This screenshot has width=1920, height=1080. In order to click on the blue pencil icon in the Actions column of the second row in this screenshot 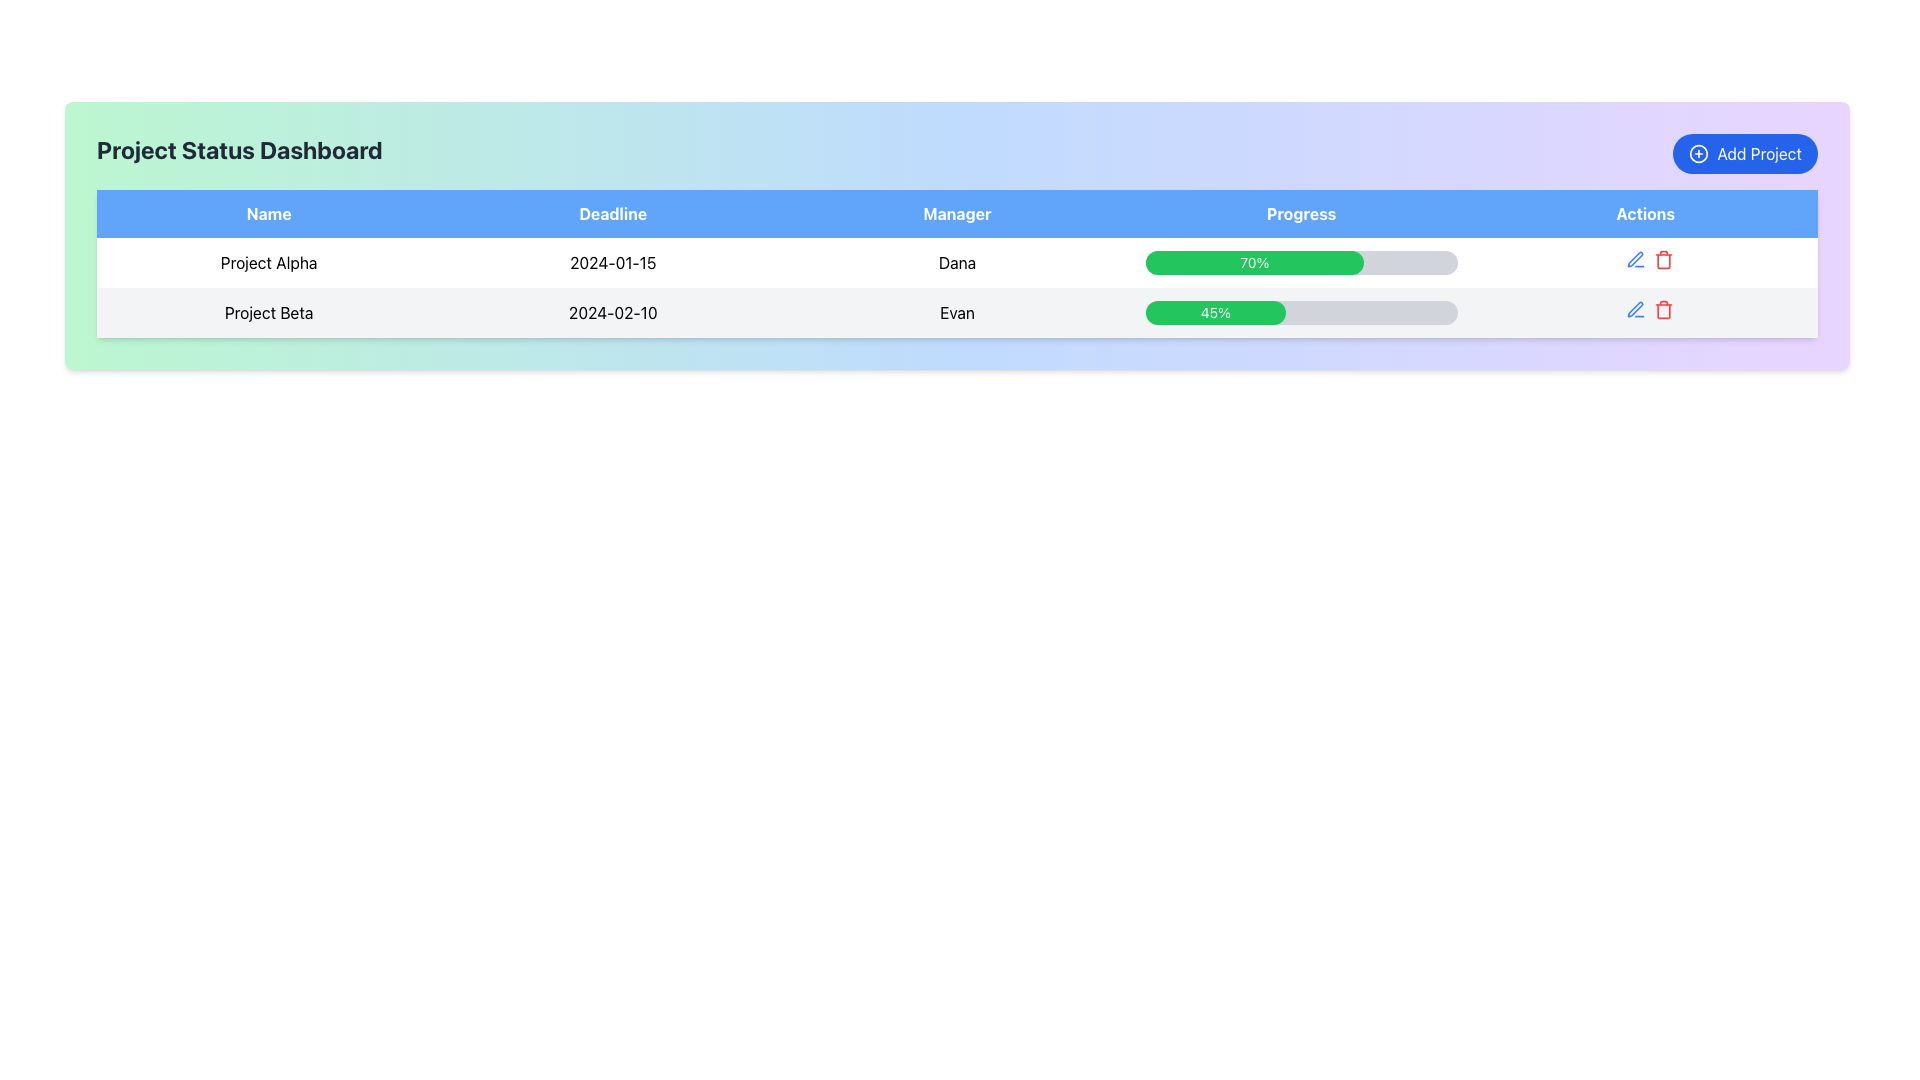, I will do `click(1635, 309)`.